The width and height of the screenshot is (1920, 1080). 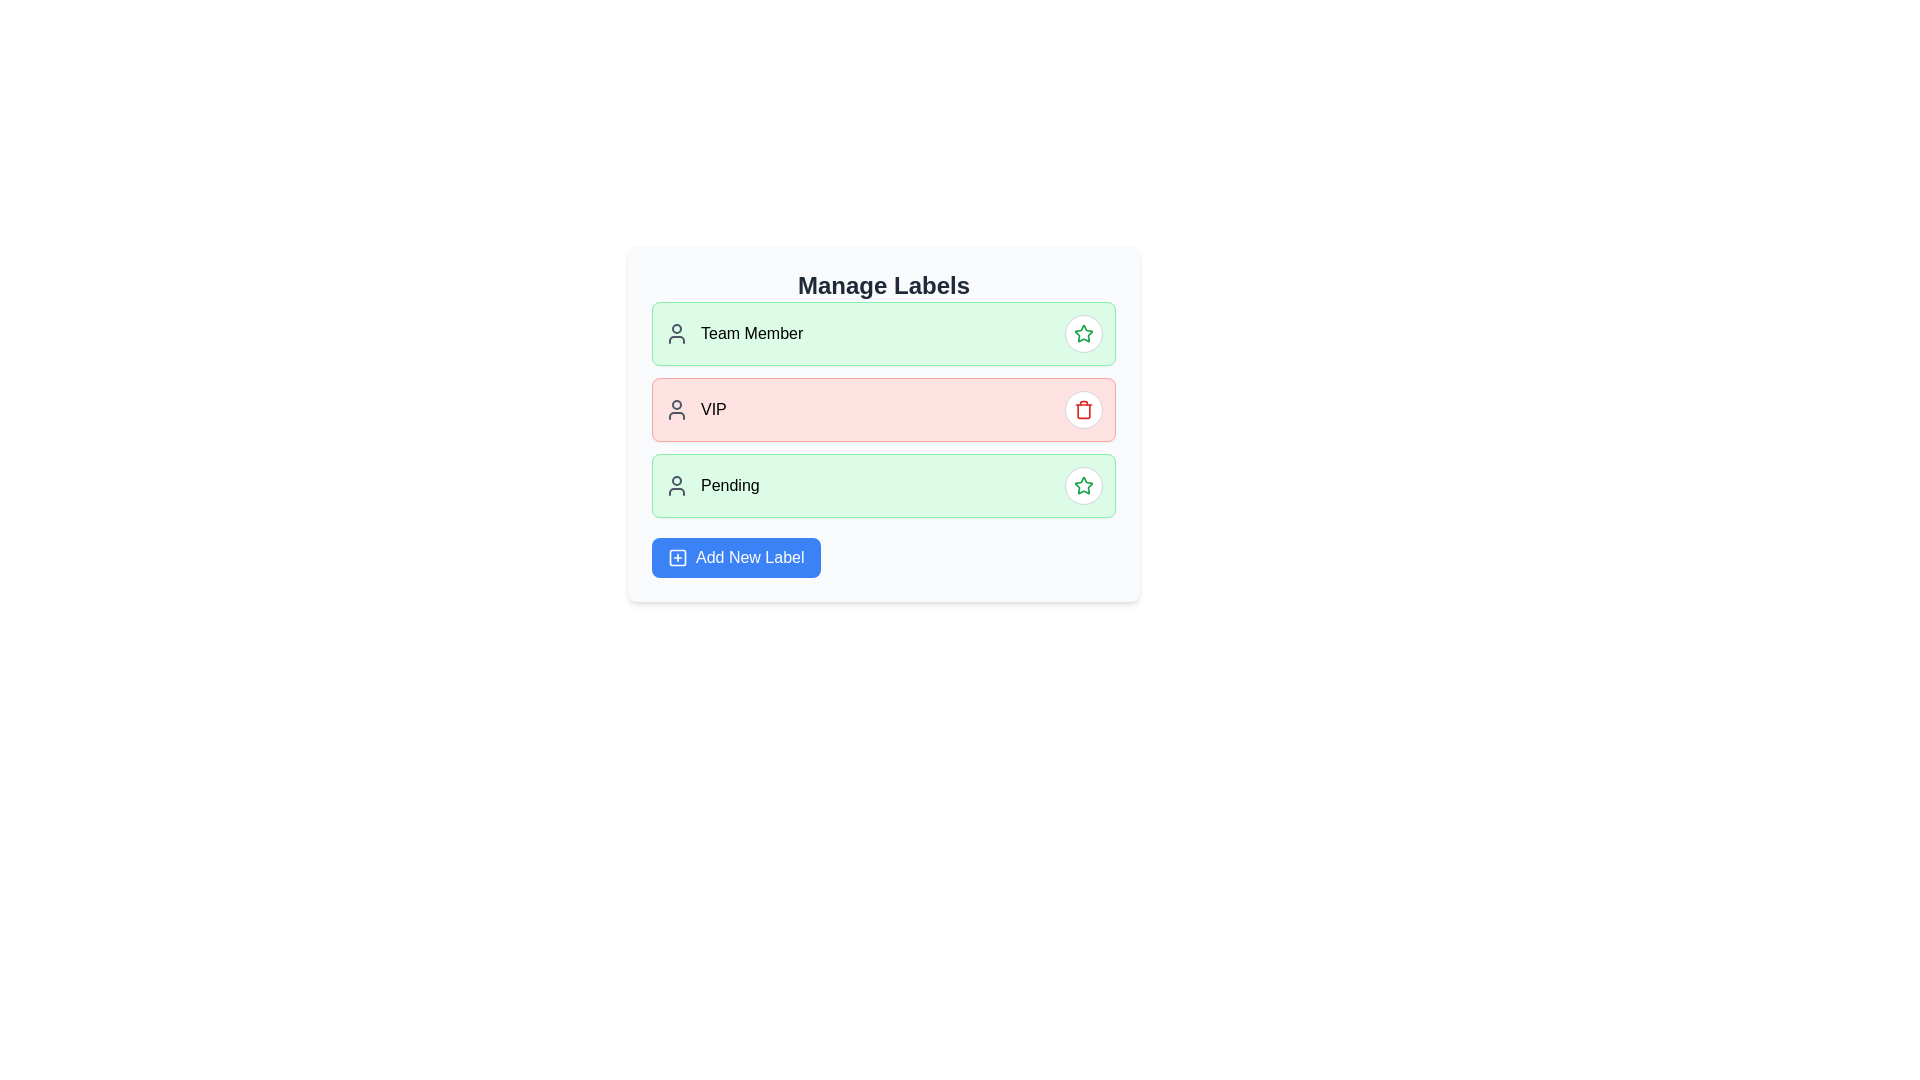 What do you see at coordinates (1083, 333) in the screenshot?
I see `the star icon located within the circular button on the rightmost side of the bottom green section labeled 'Pending' to mark it as favorite` at bounding box center [1083, 333].